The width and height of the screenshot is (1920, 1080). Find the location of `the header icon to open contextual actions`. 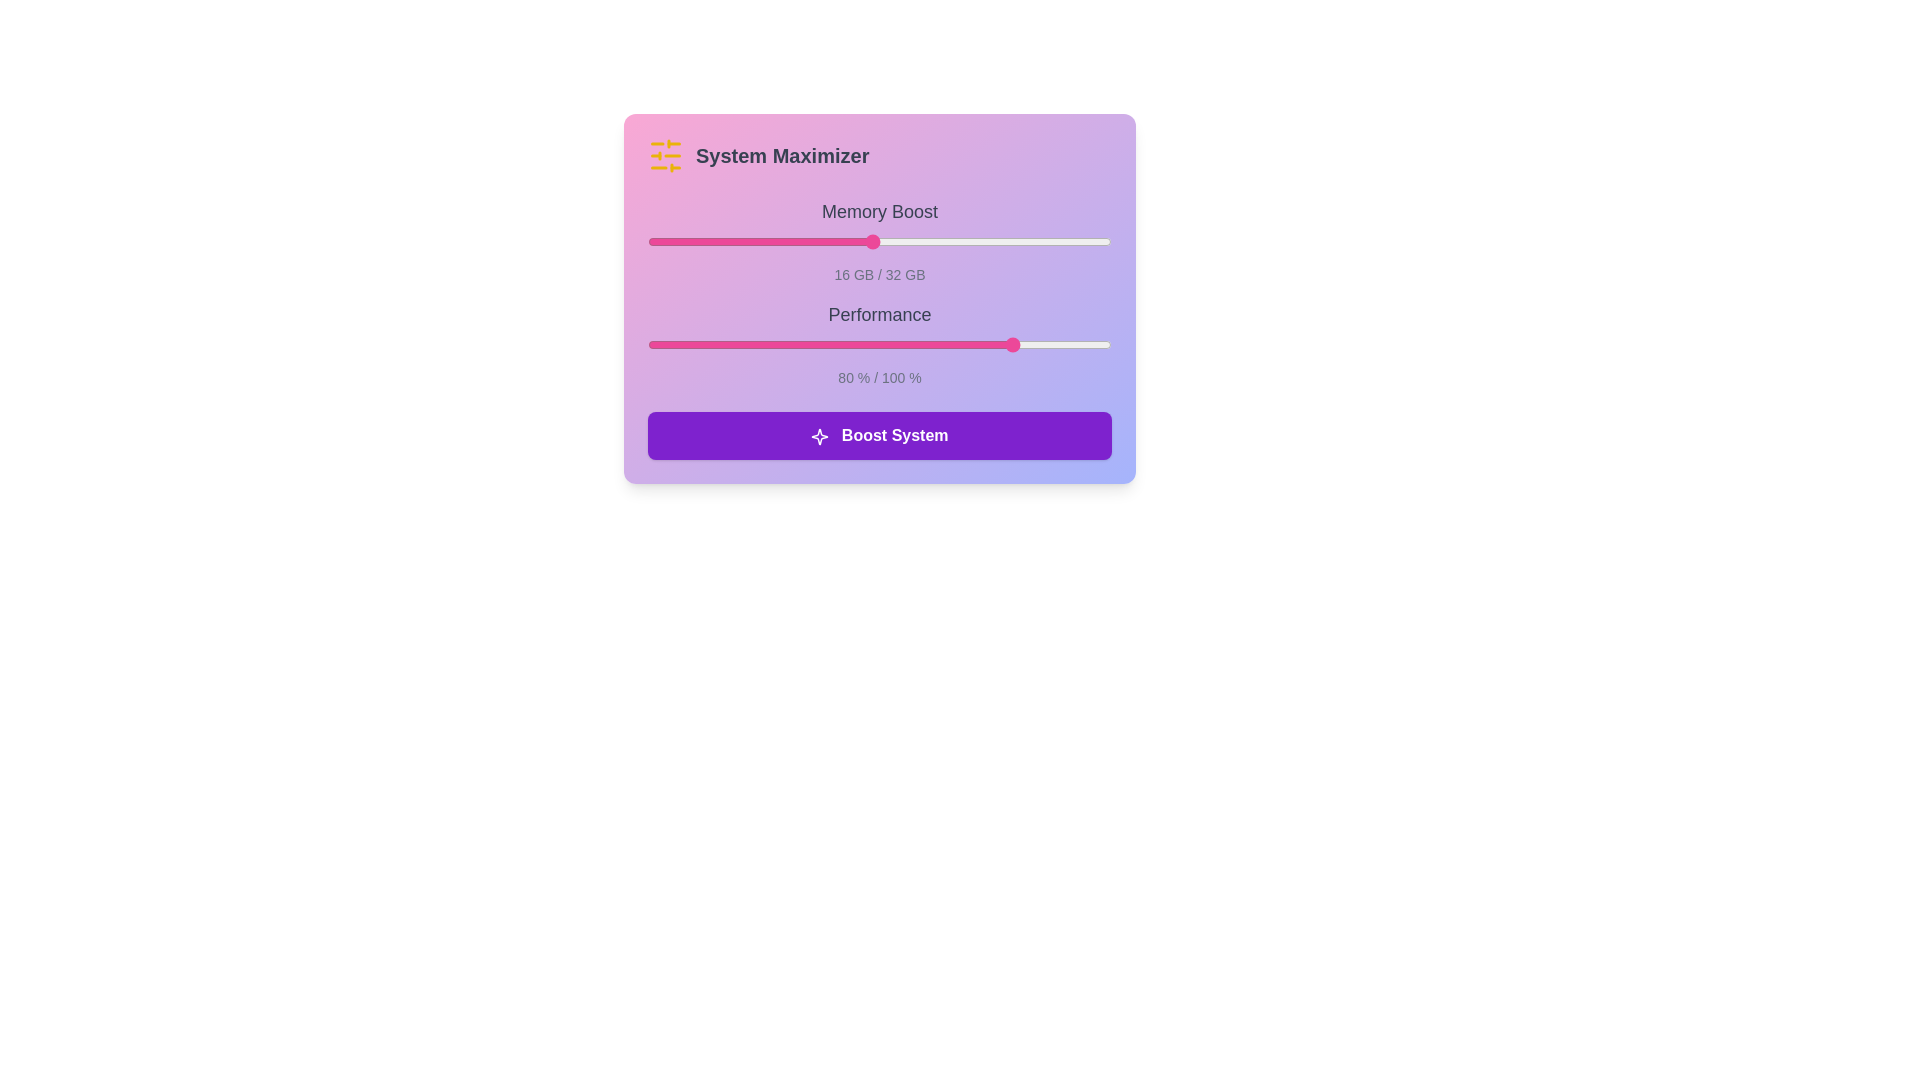

the header icon to open contextual actions is located at coordinates (666, 154).